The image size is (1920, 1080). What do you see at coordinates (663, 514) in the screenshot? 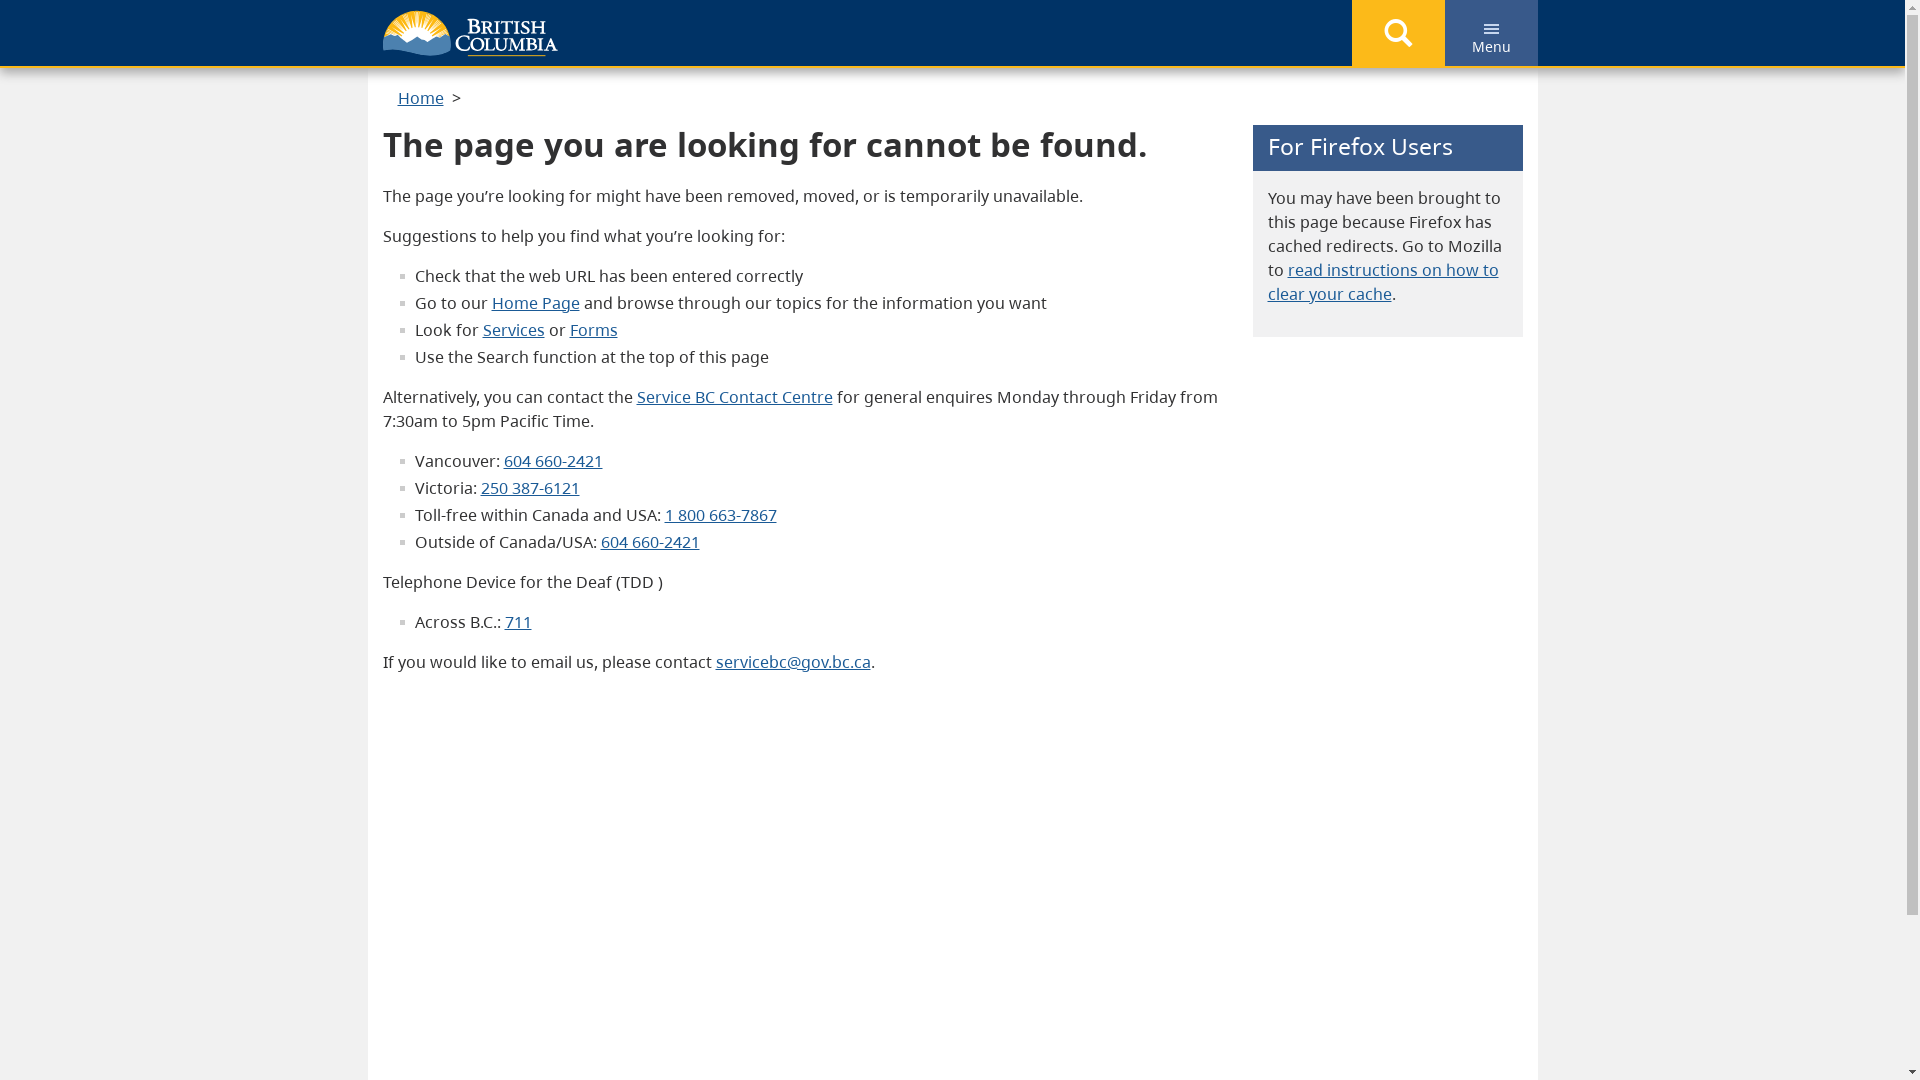
I see `'1 800 663-7867'` at bounding box center [663, 514].